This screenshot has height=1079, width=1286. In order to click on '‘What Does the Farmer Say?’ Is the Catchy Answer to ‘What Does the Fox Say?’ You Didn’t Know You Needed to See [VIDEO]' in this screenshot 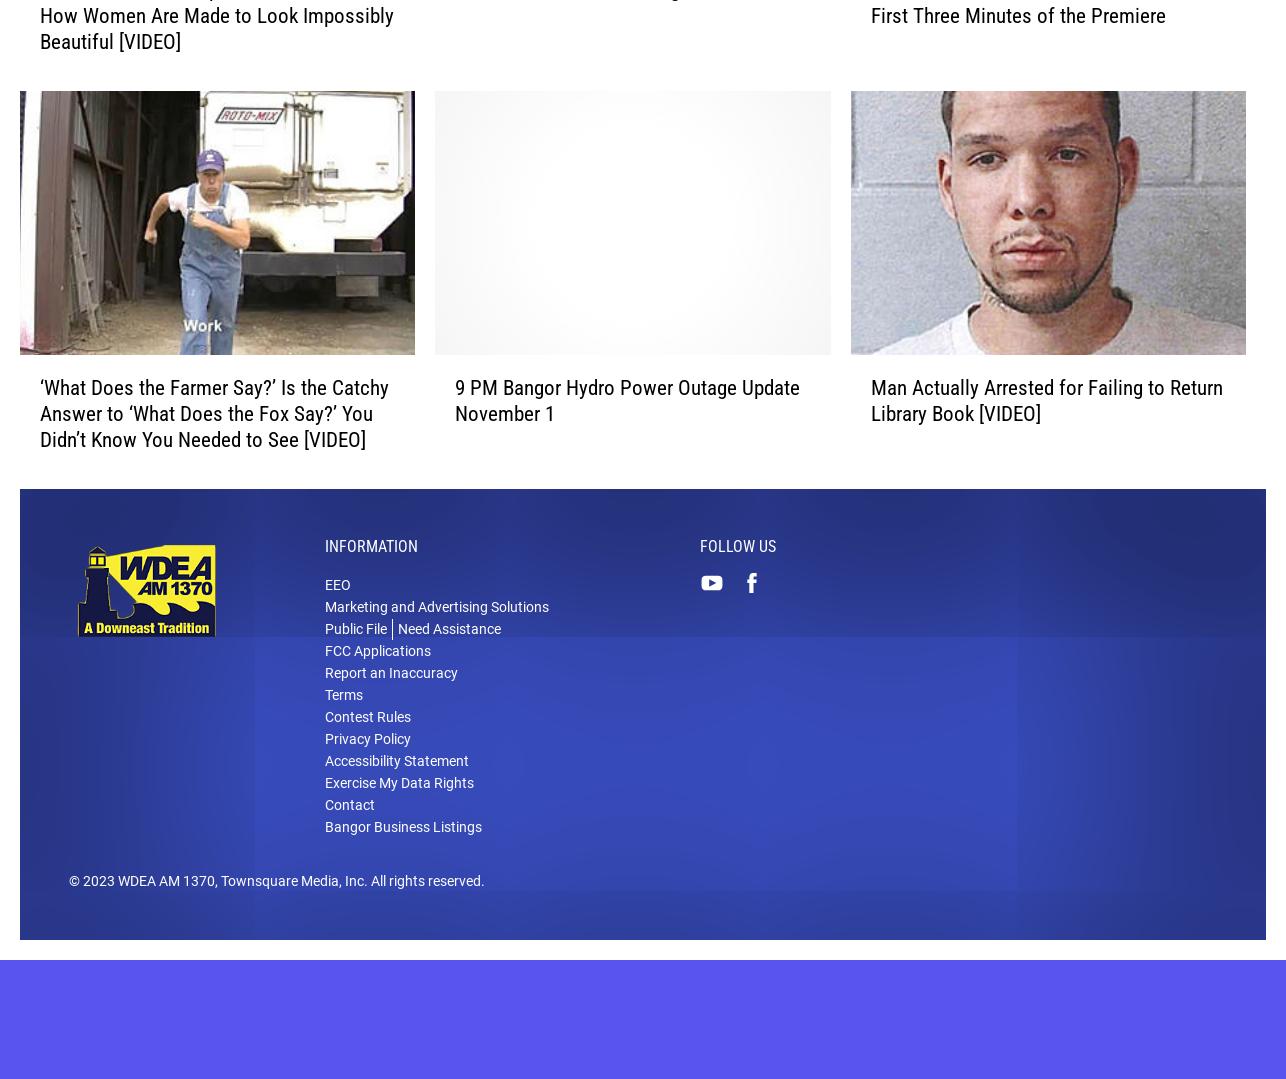, I will do `click(214, 444)`.